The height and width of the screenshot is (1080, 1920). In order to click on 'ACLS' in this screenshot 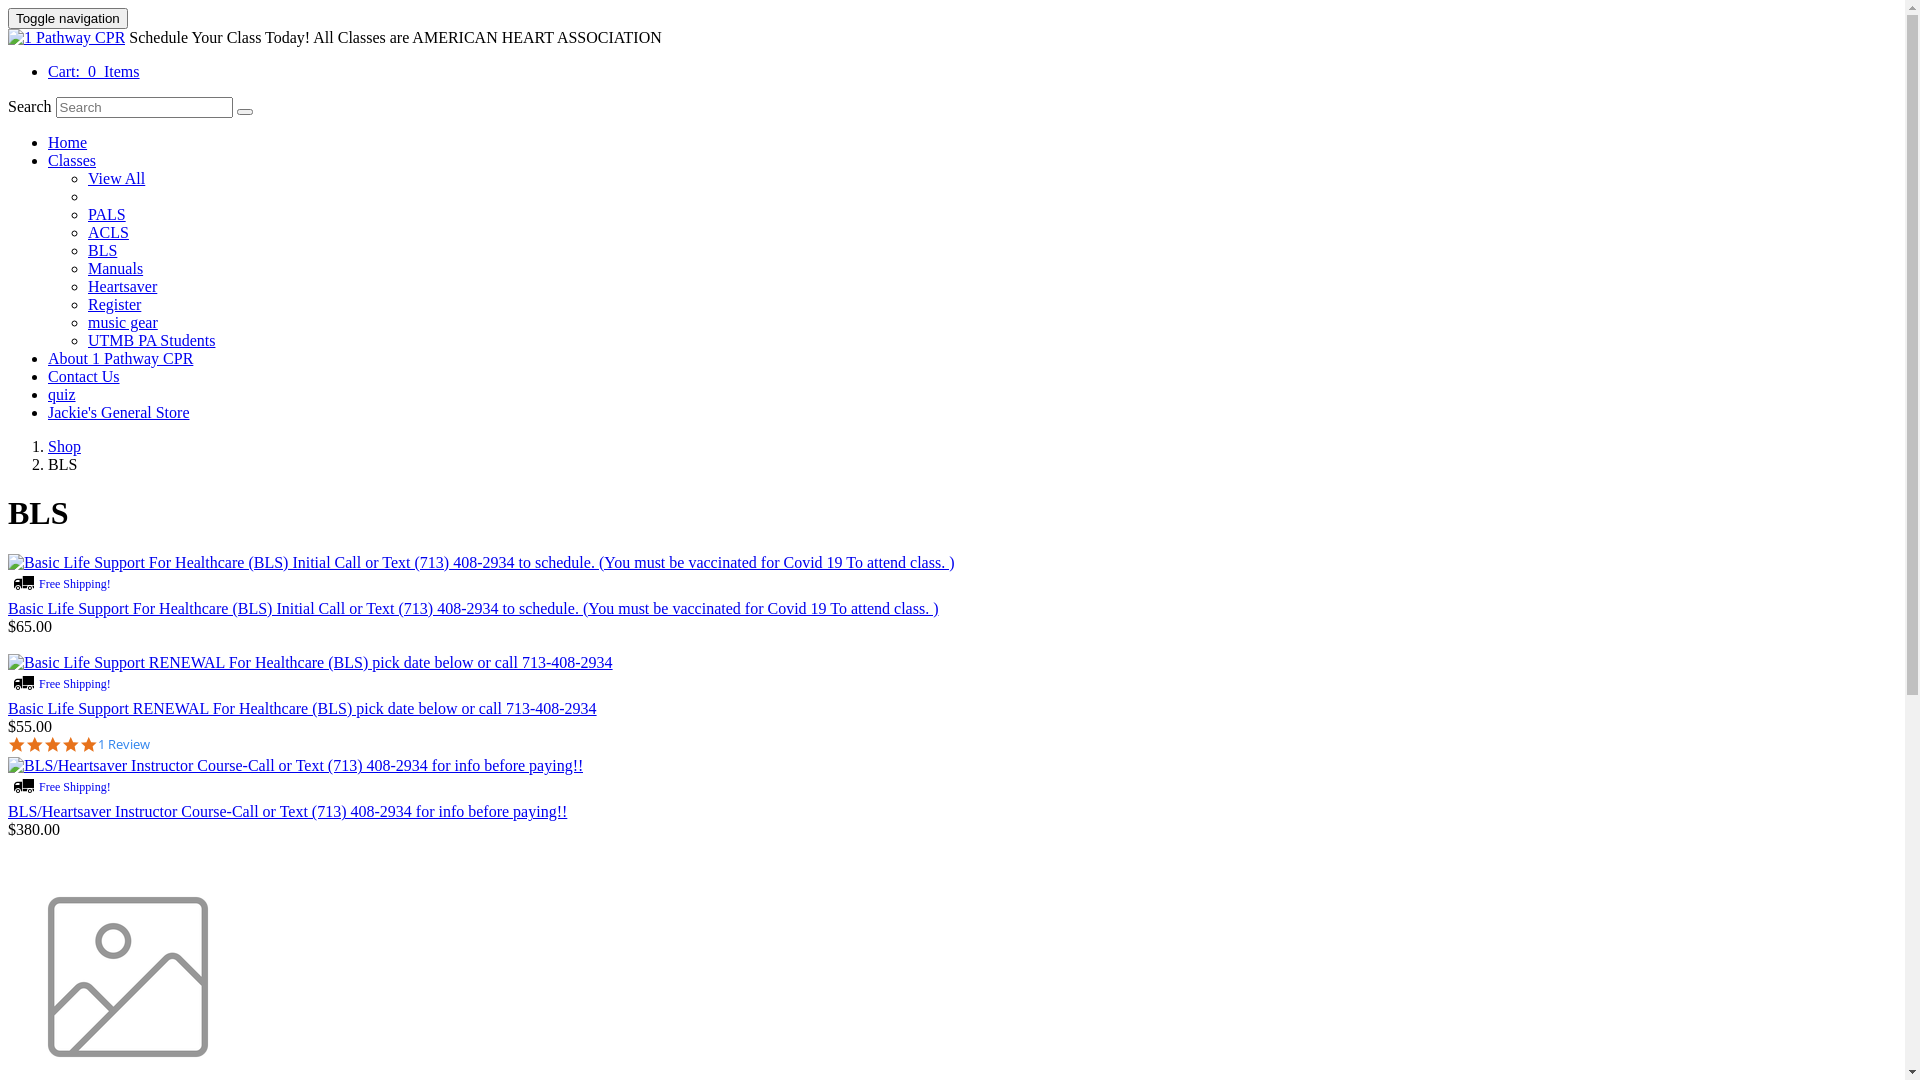, I will do `click(107, 231)`.